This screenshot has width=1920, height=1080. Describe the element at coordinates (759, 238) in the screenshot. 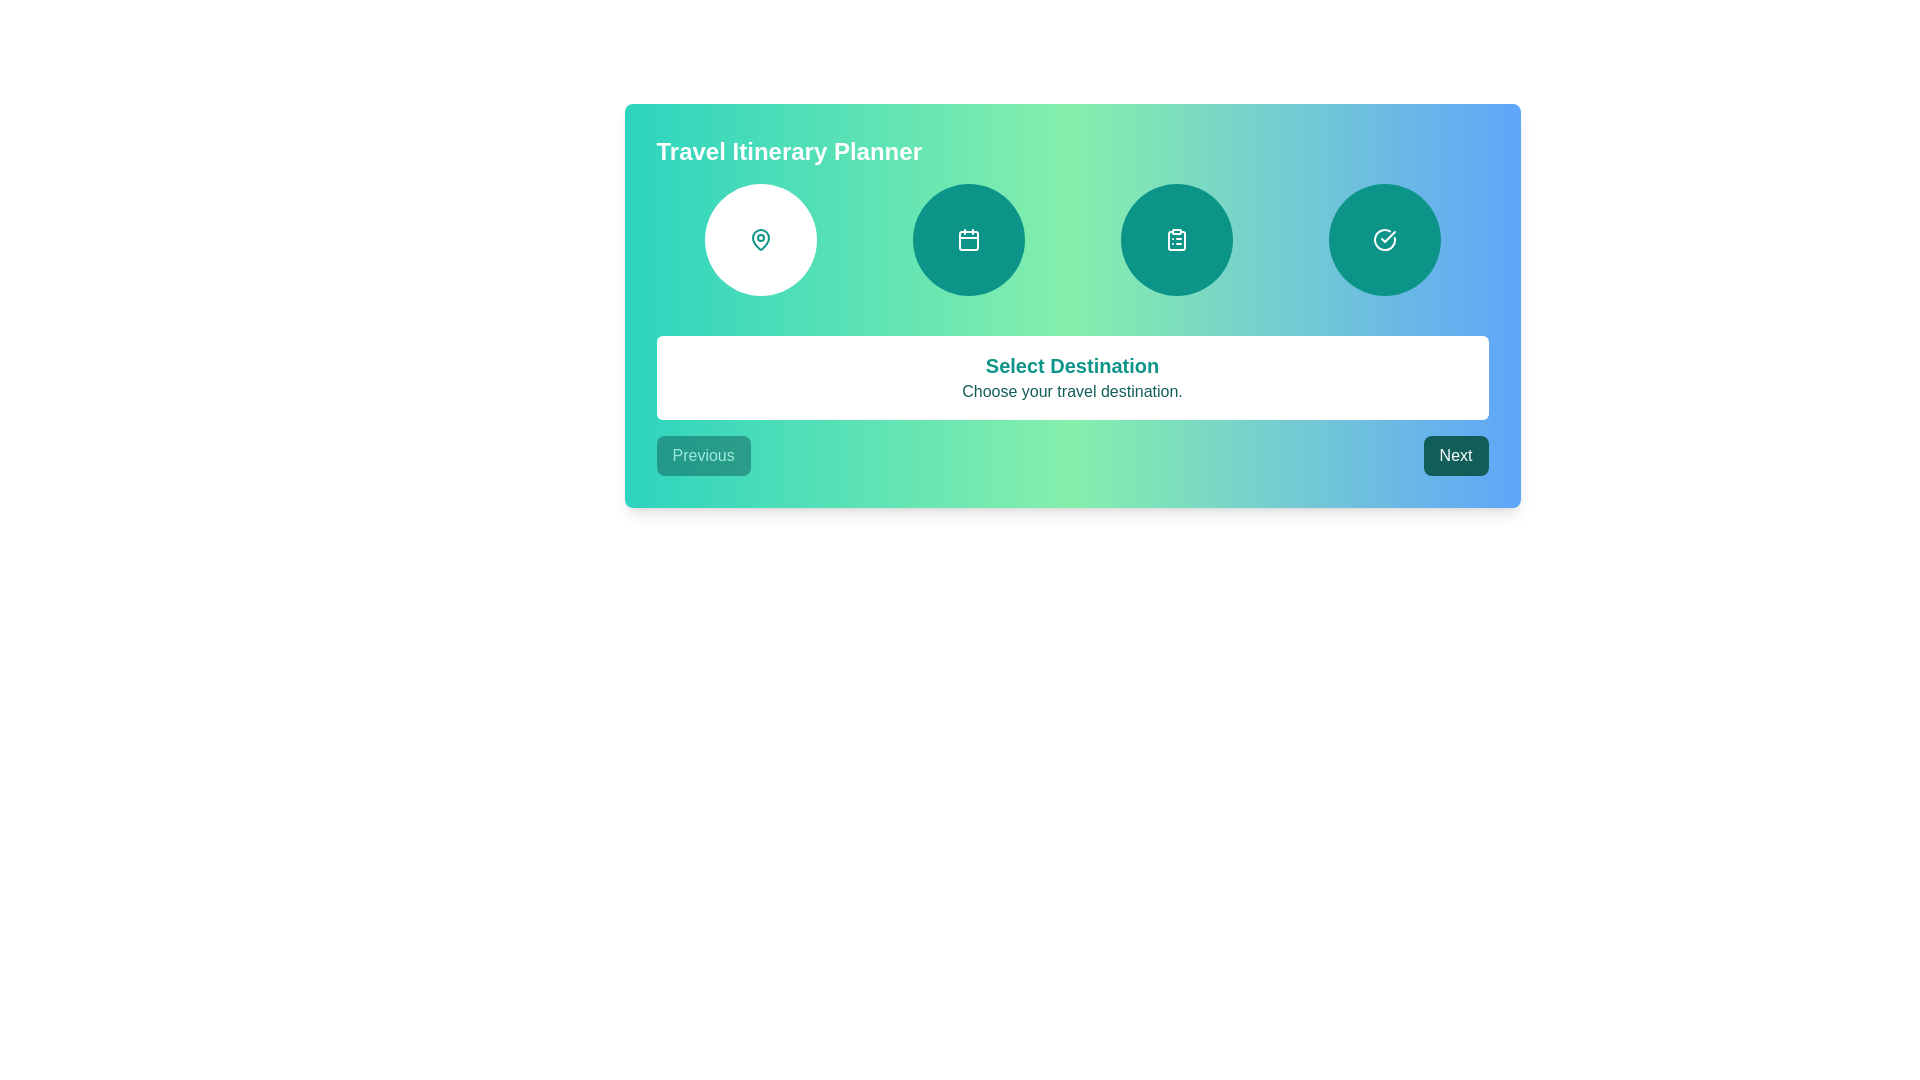

I see `the map pin icon SVG graphic located as the first icon from the left in a group of three icons at the top center of the interface` at that location.